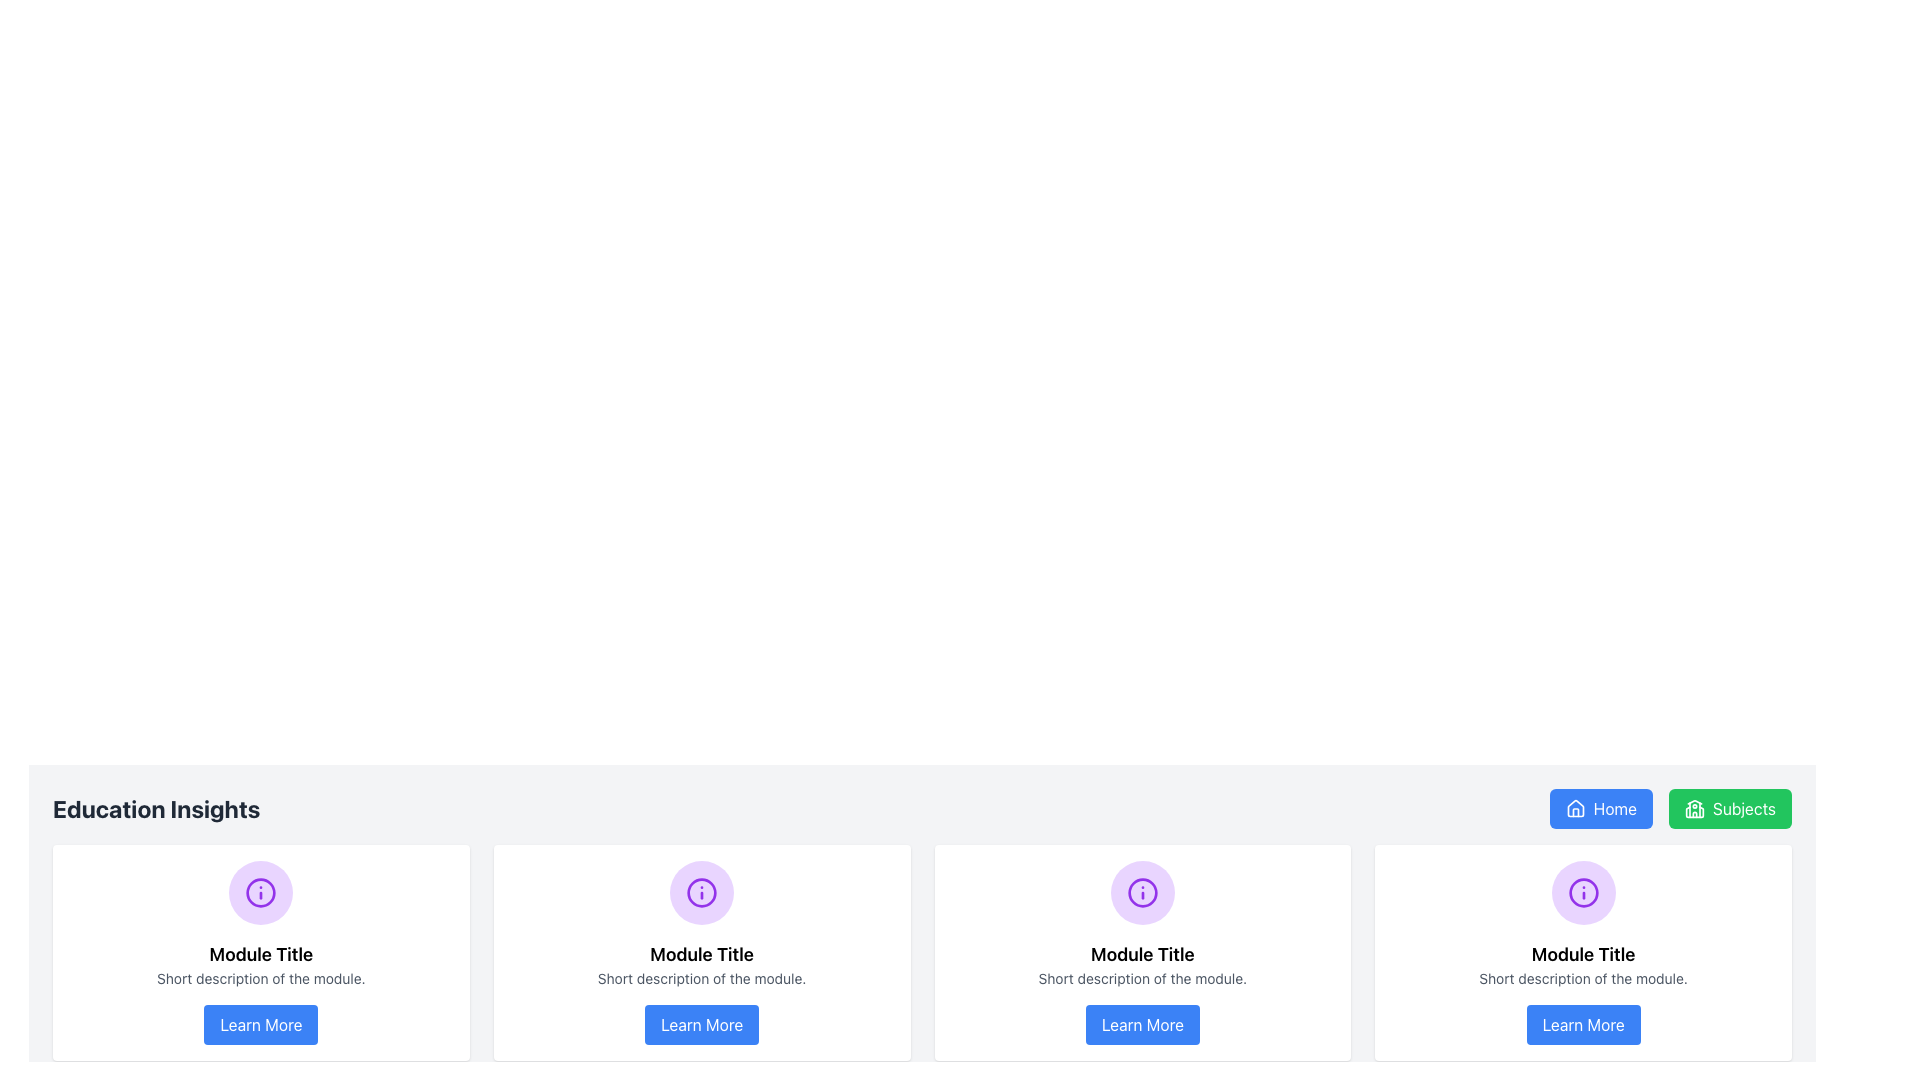 The image size is (1920, 1080). What do you see at coordinates (1582, 1025) in the screenshot?
I see `the 'Learn More' button located at the bottom center of the fourth card in a horizontal list` at bounding box center [1582, 1025].